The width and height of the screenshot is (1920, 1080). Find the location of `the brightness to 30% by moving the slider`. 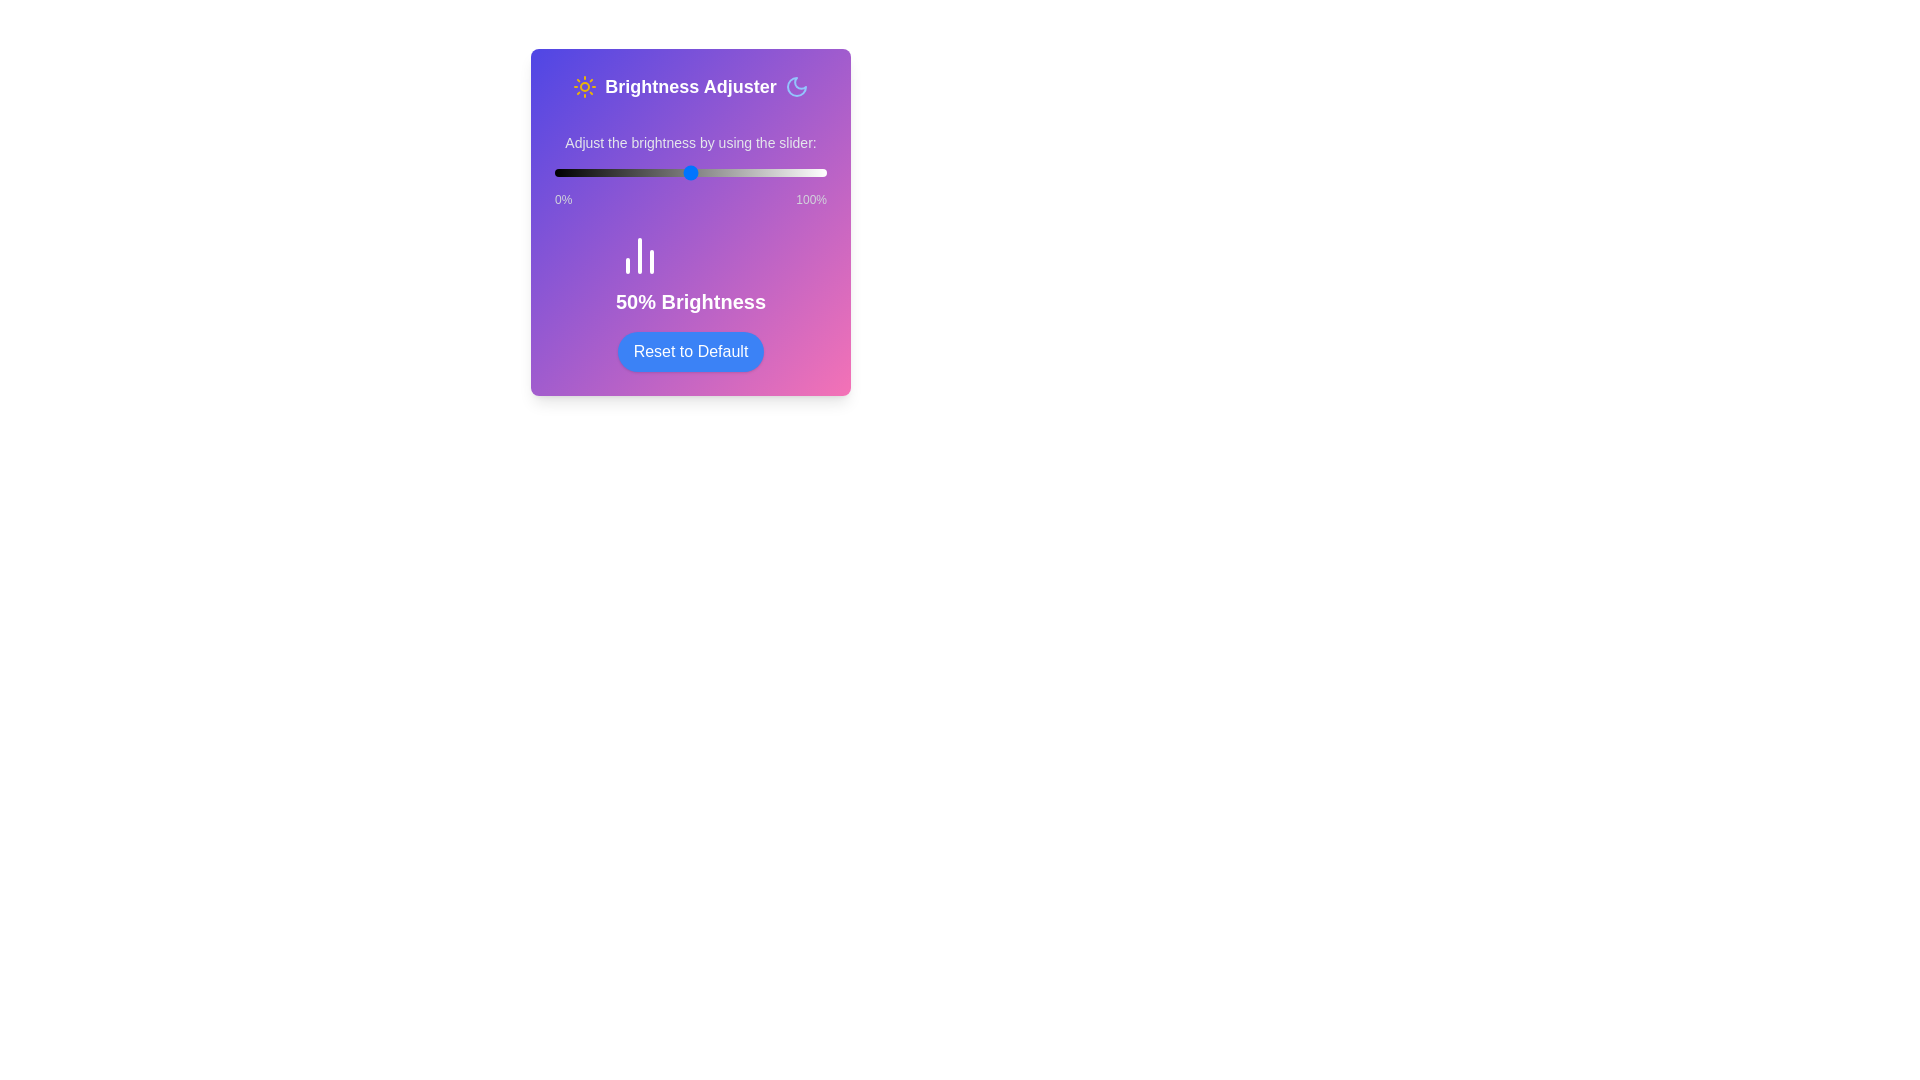

the brightness to 30% by moving the slider is located at coordinates (635, 172).